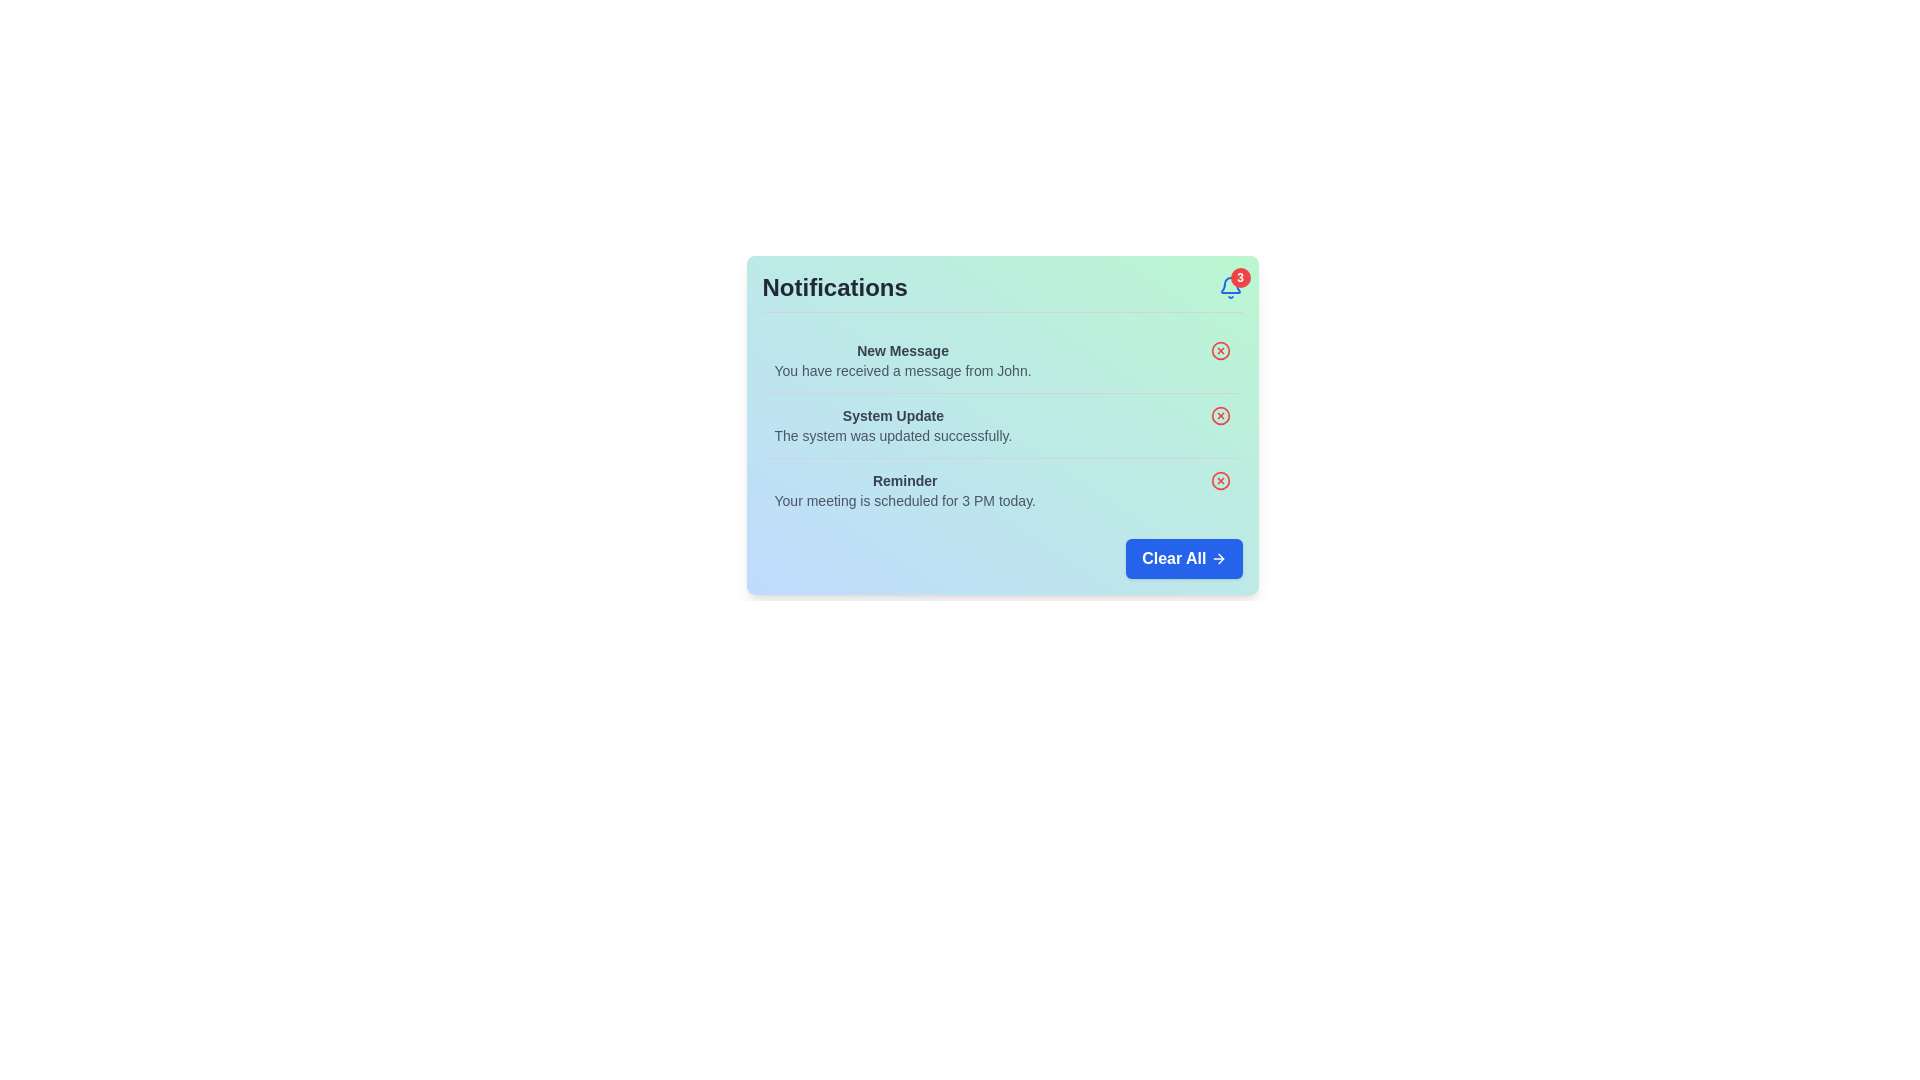  What do you see at coordinates (904, 490) in the screenshot?
I see `the 'Reminder' text block element that displays the message 'Your meeting is scheduled for 3 PM today.'` at bounding box center [904, 490].